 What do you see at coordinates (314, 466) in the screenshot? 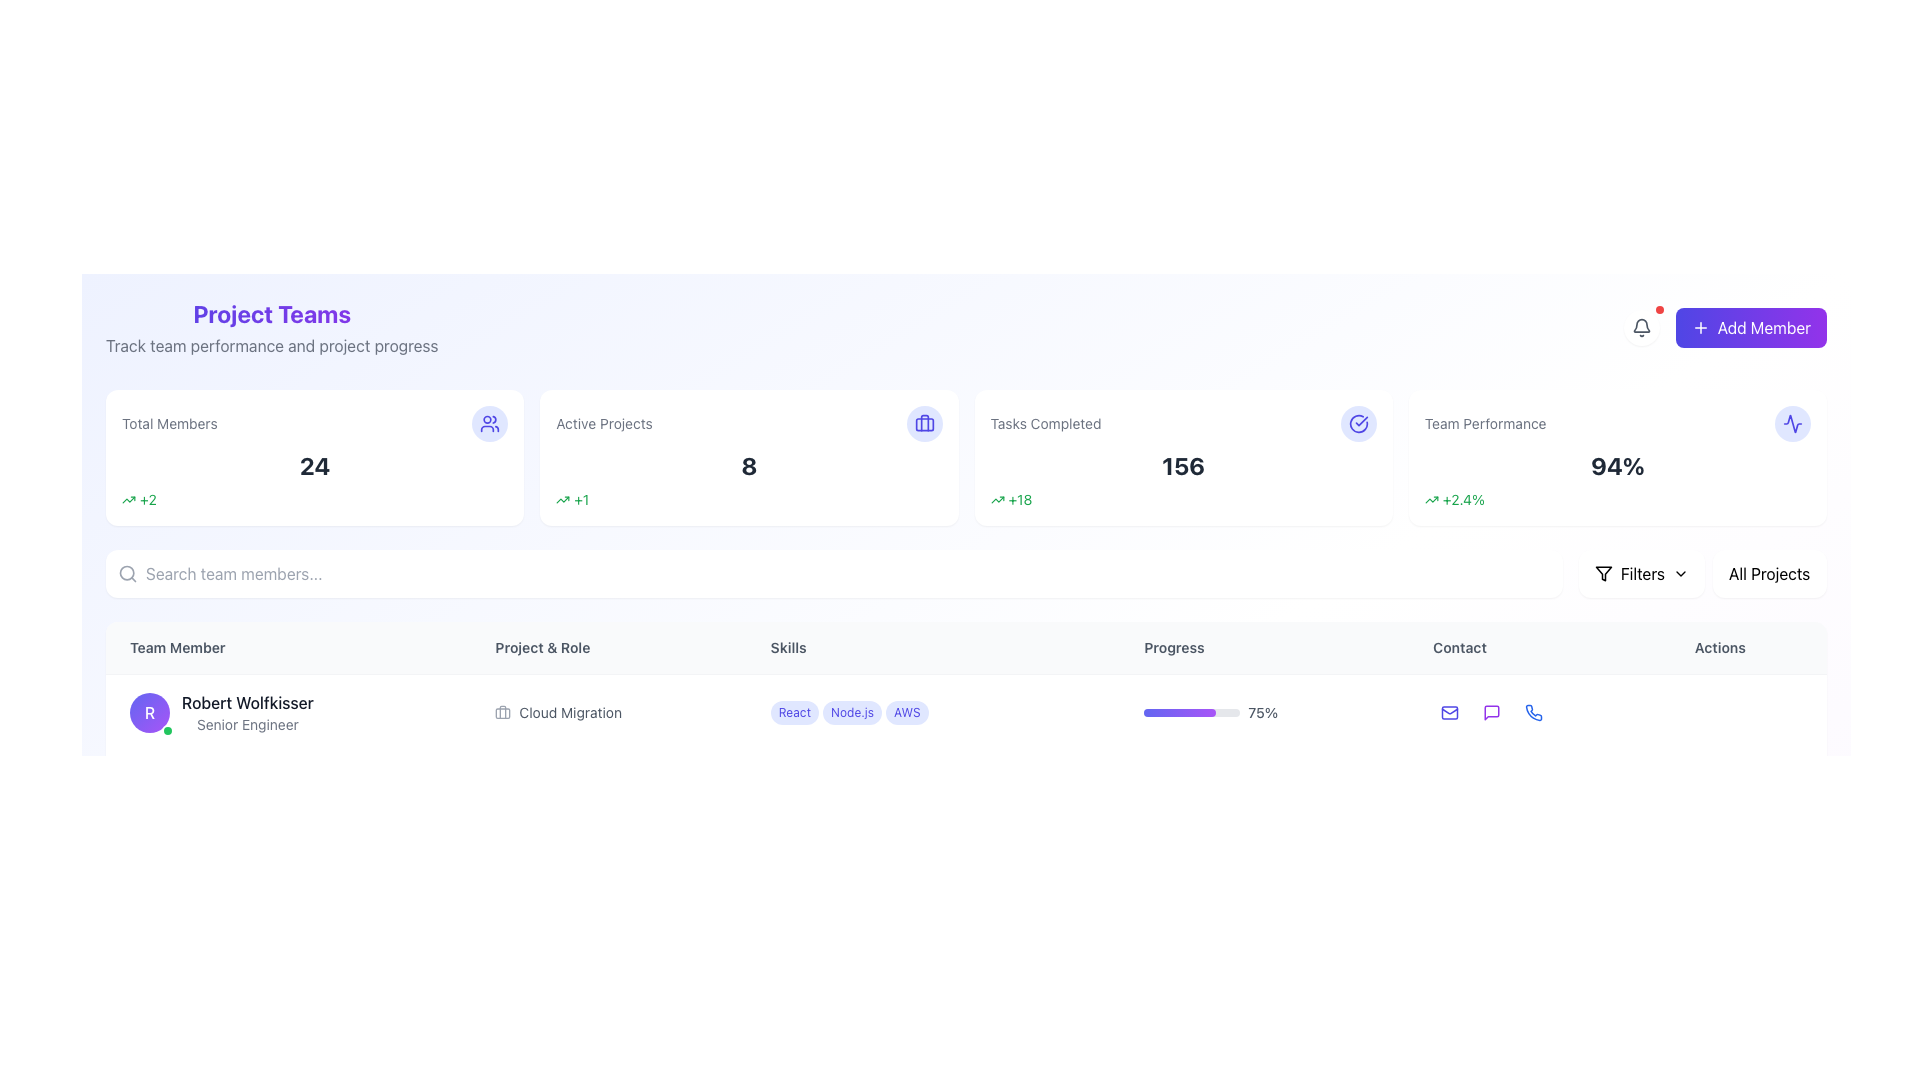
I see `the text displaying the total number of members located within the 'Total Members' card in the top-left portion of the interface` at bounding box center [314, 466].